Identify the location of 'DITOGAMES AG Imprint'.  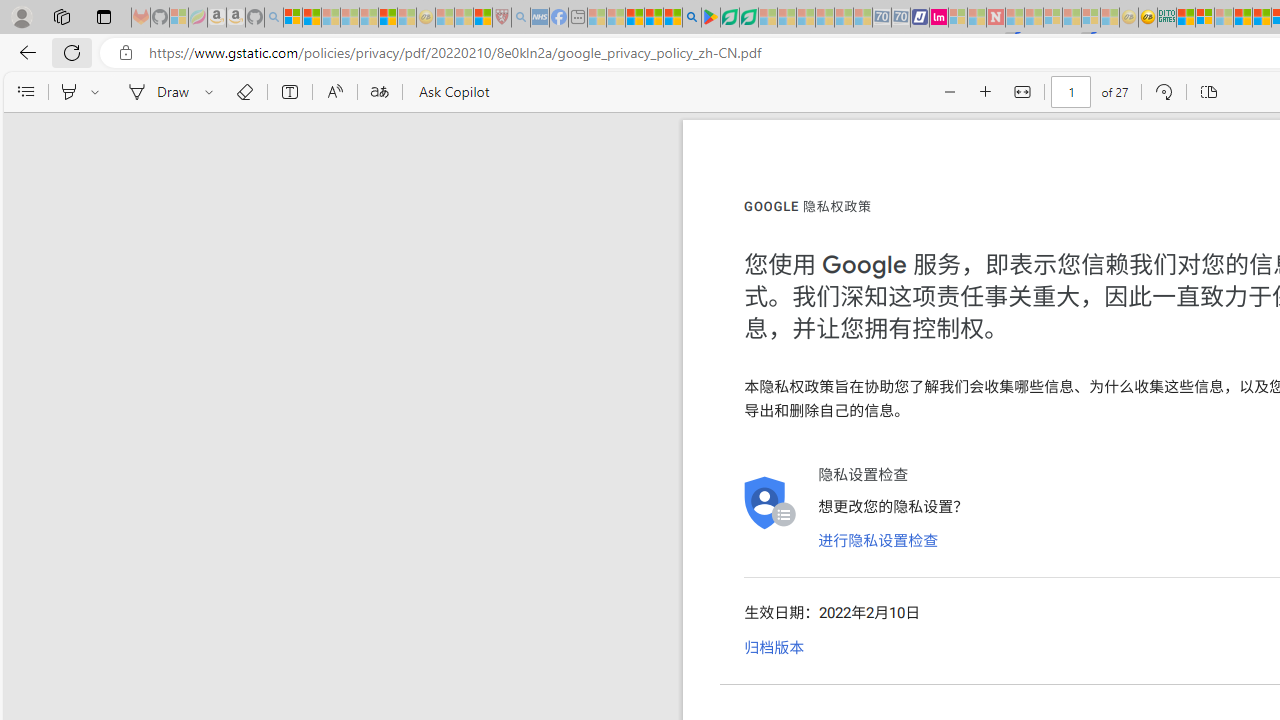
(1167, 17).